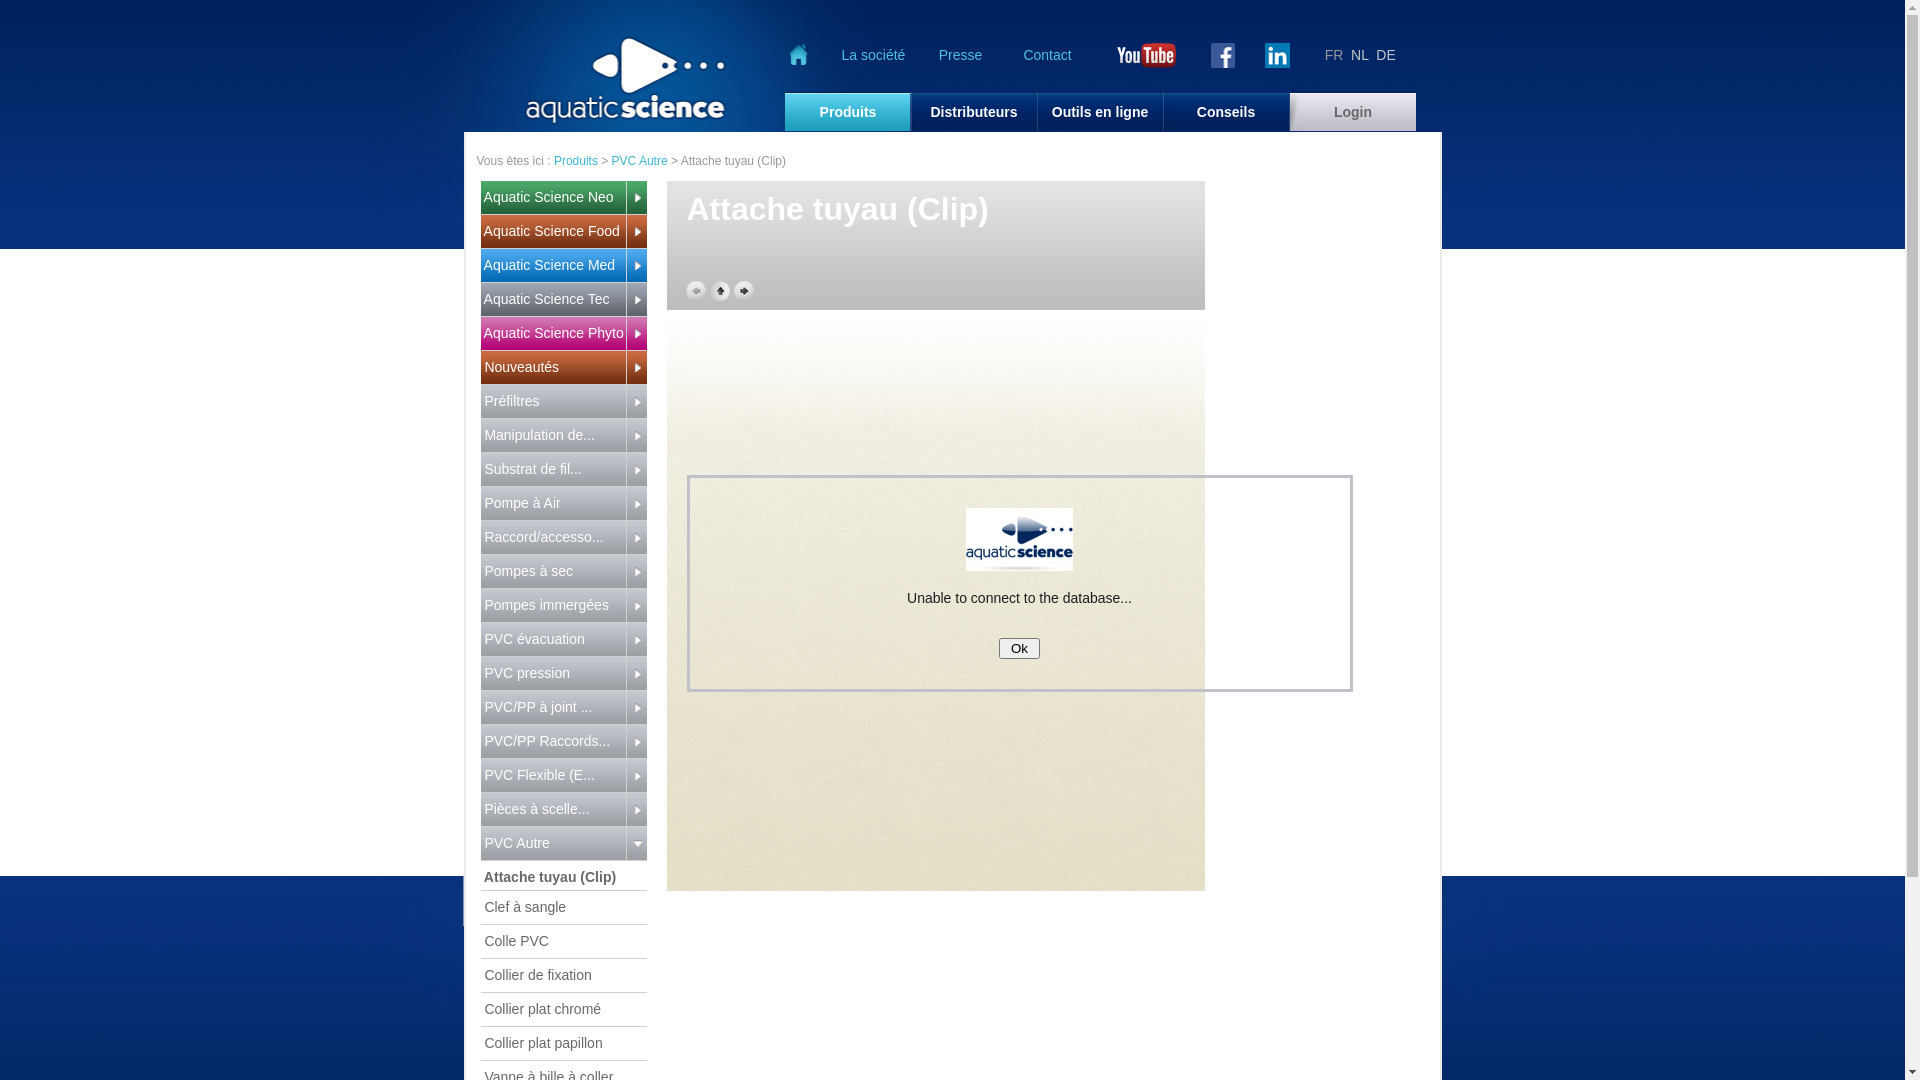 The image size is (1920, 1080). Describe the element at coordinates (552, 300) in the screenshot. I see `' Aquatic Science Tec'` at that location.